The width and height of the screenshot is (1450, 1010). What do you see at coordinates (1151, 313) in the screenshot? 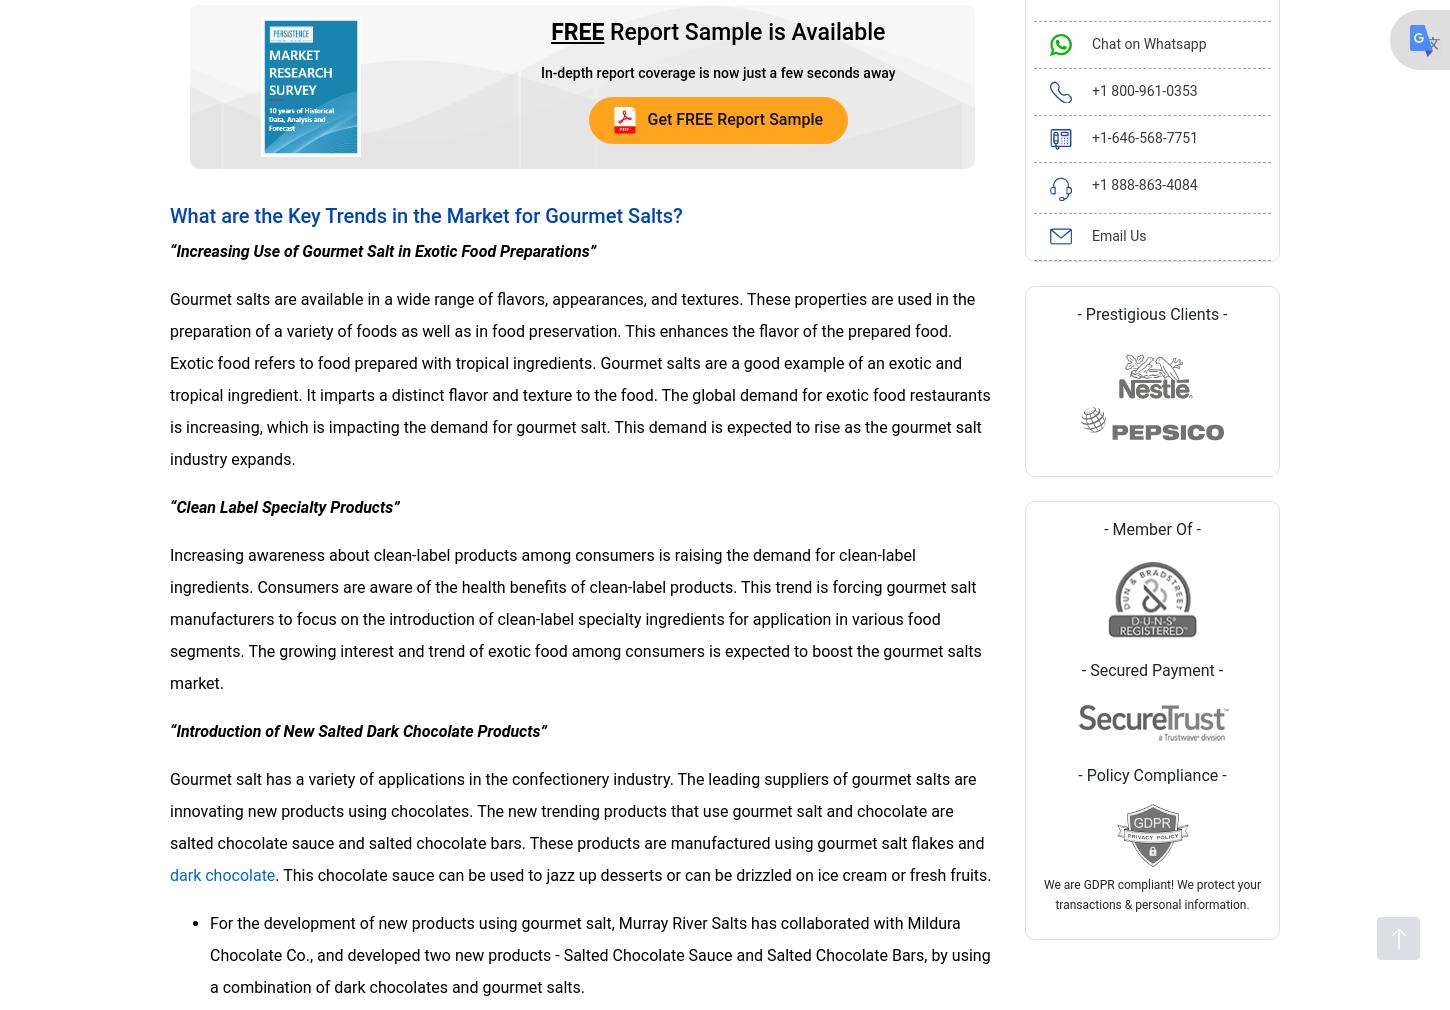
I see `'- Prestigious Clients -'` at bounding box center [1151, 313].